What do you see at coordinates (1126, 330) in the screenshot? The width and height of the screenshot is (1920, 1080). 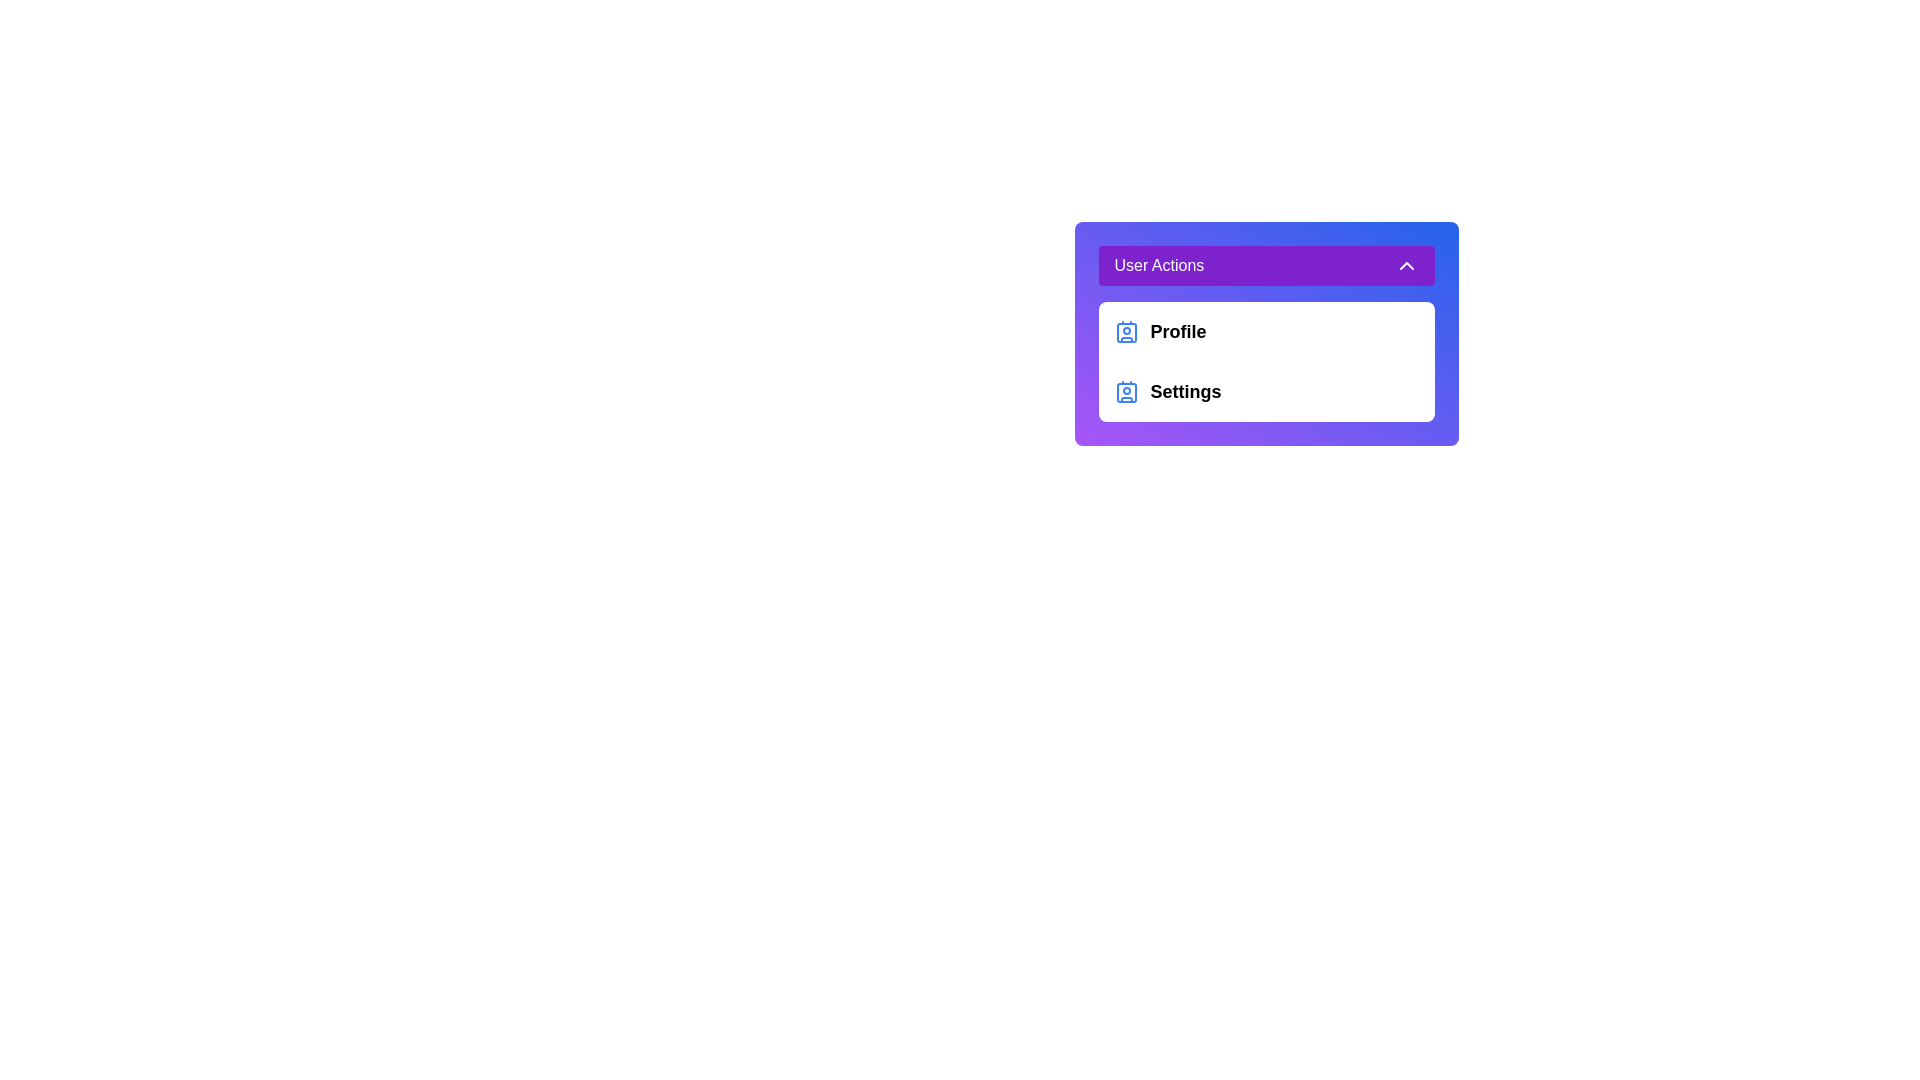 I see `the blue profile icon located to the left of the 'Profile' label in the 'User Actions' dropdown menu` at bounding box center [1126, 330].